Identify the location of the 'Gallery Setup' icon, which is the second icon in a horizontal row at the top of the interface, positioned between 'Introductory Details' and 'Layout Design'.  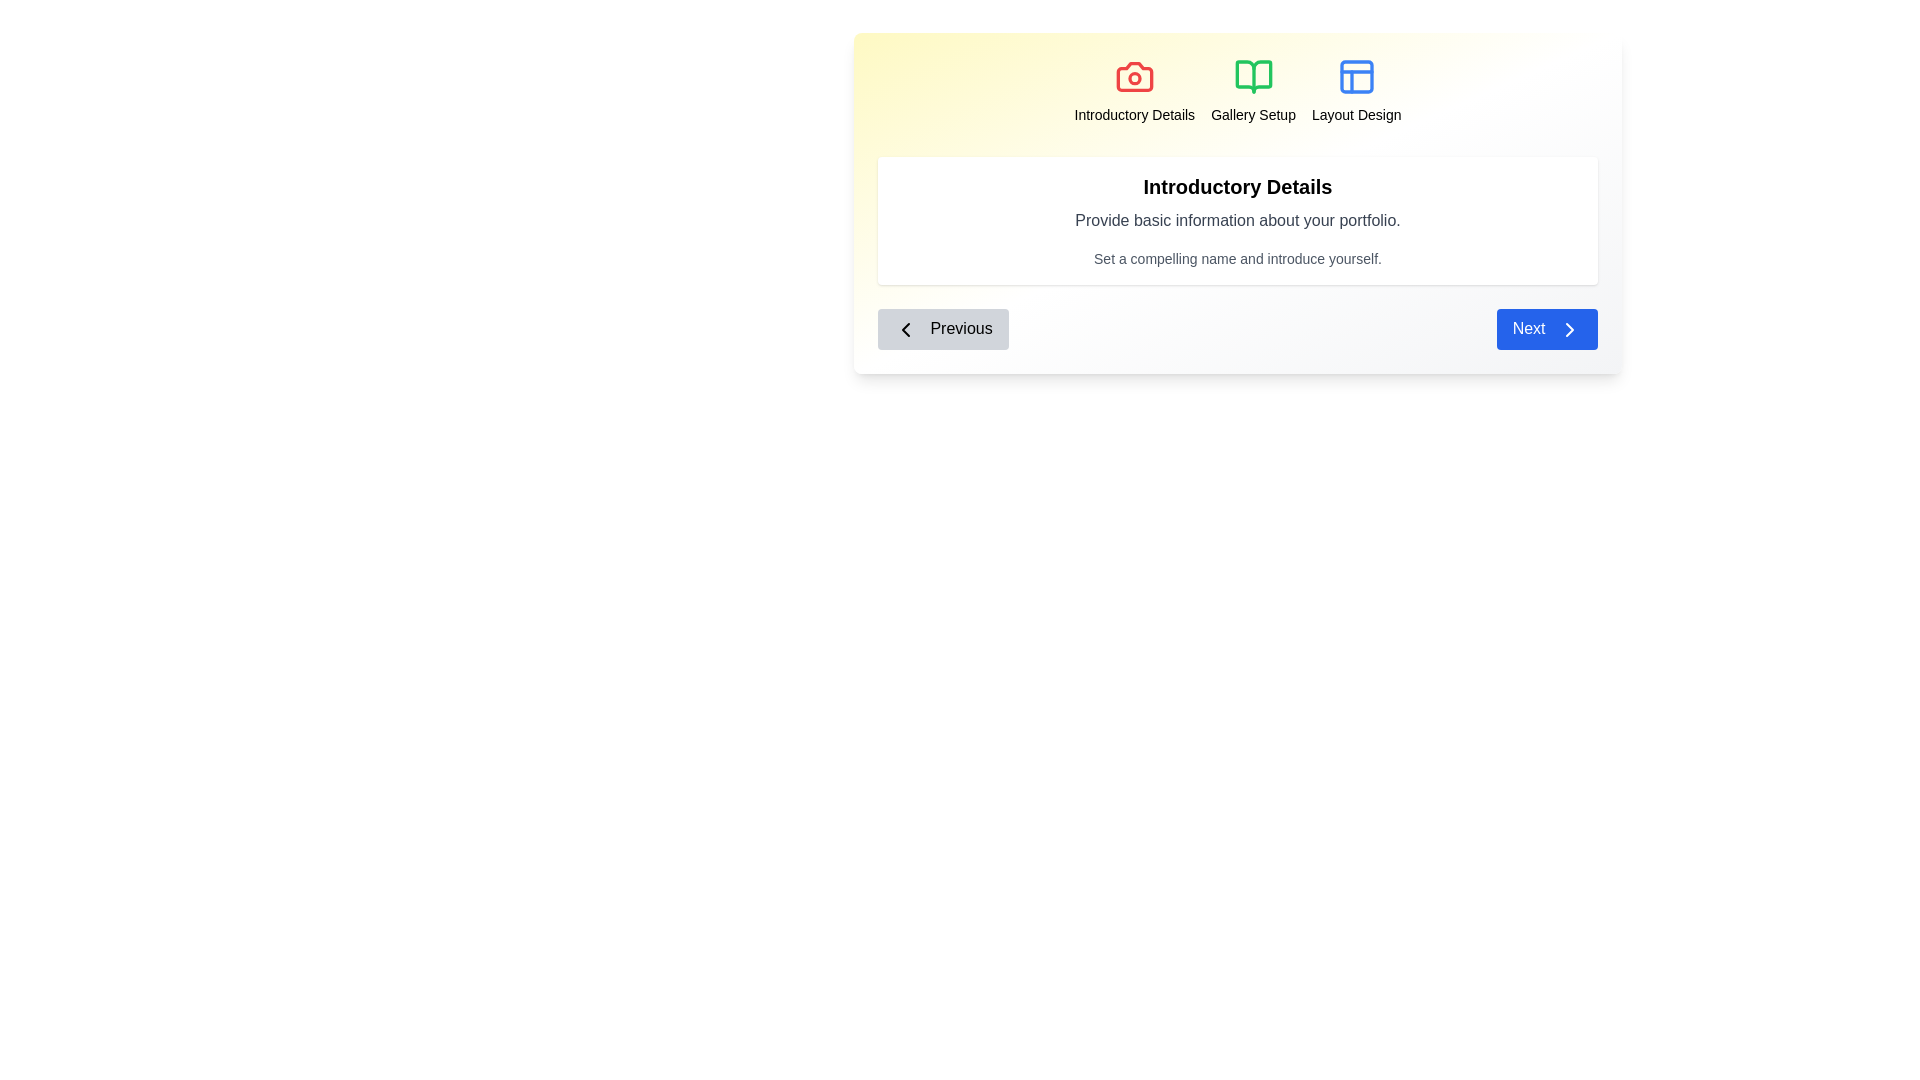
(1252, 76).